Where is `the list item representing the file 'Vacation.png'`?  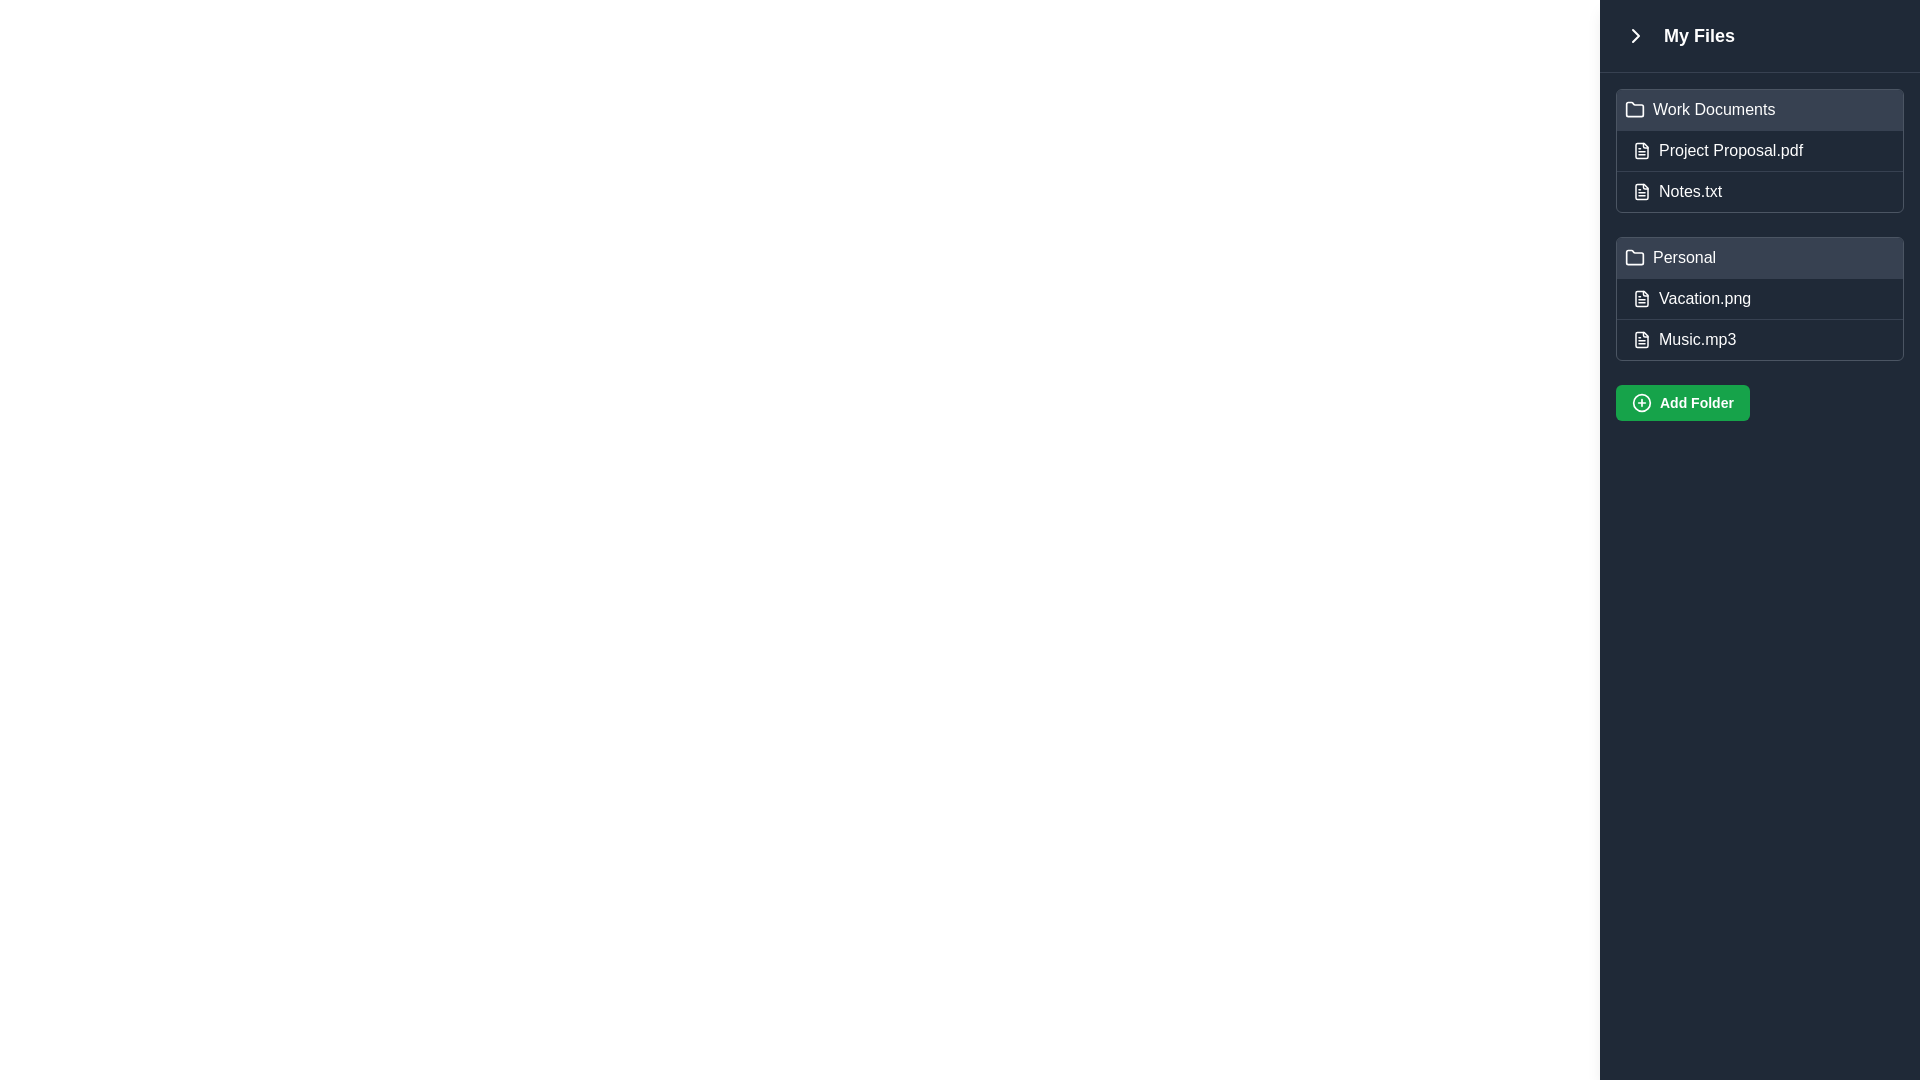 the list item representing the file 'Vacation.png' is located at coordinates (1760, 298).